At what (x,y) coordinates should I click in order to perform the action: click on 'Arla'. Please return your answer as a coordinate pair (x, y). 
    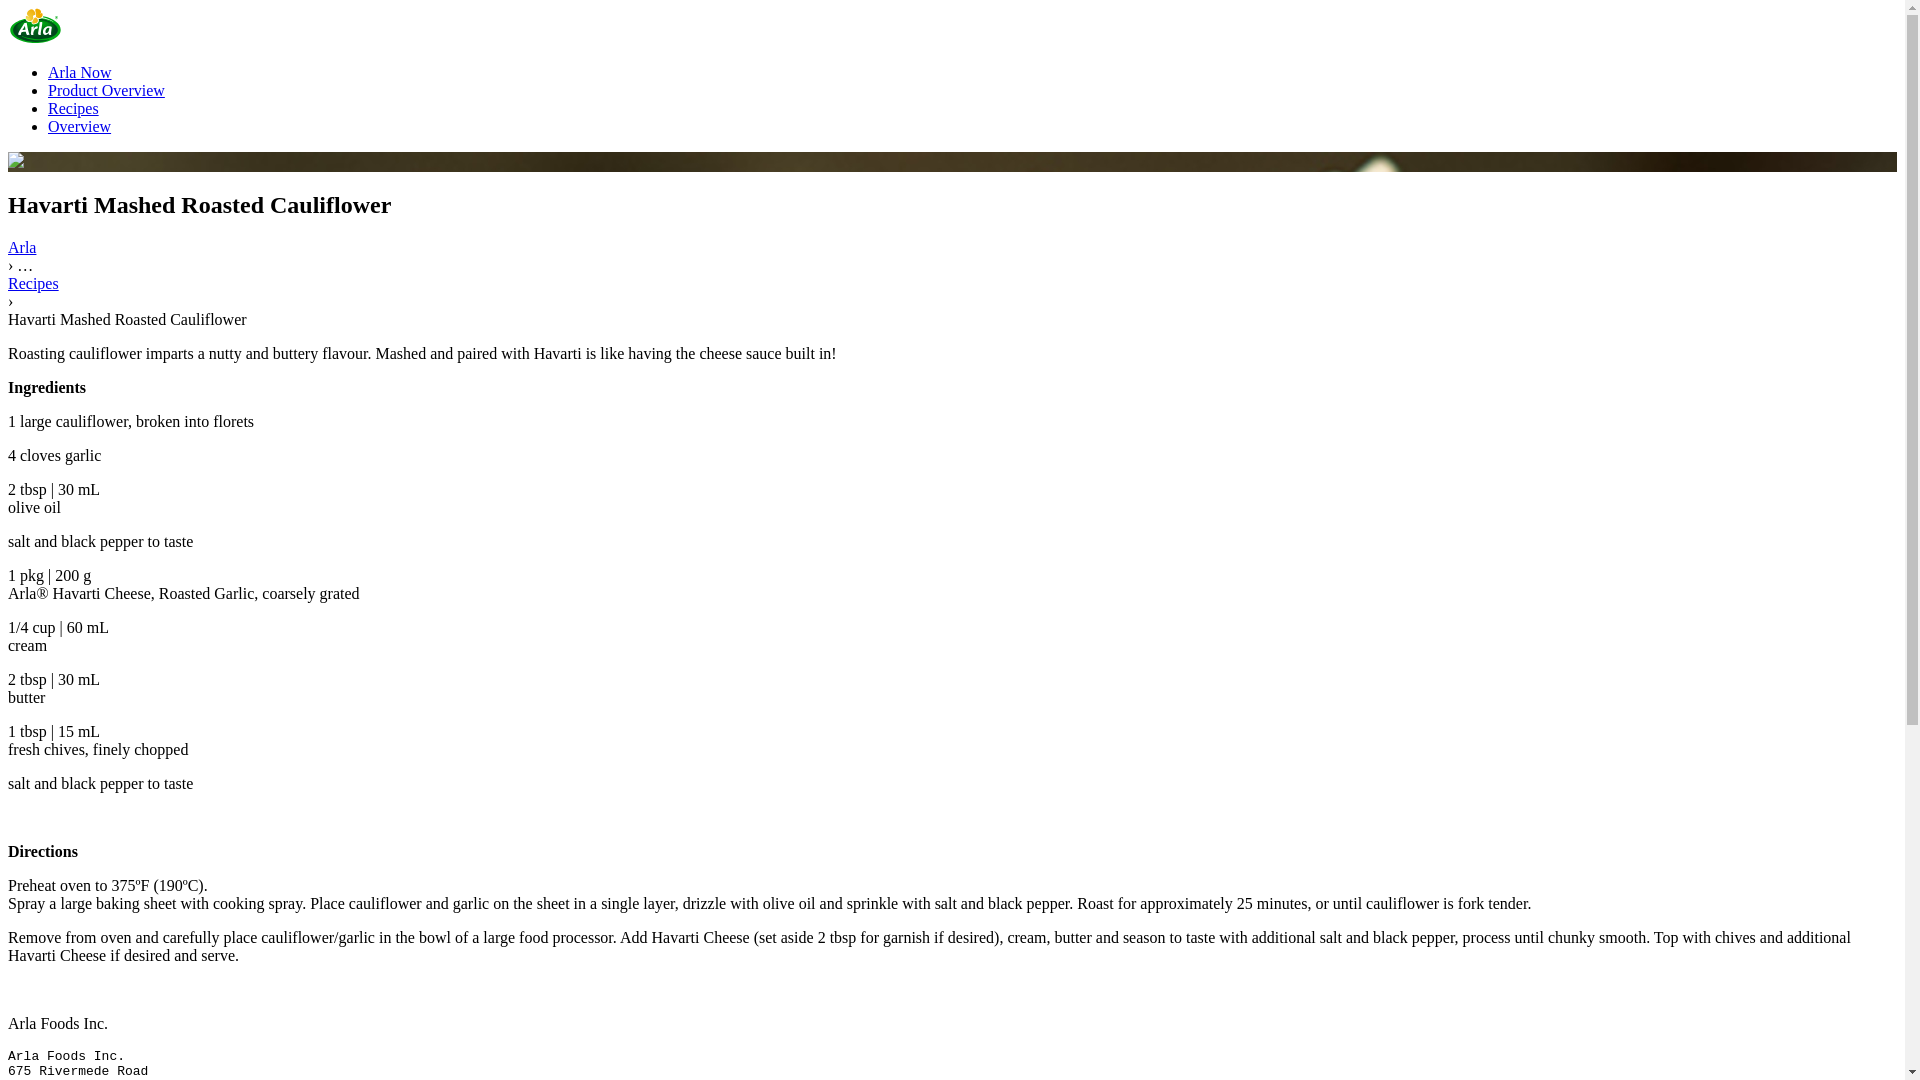
    Looking at the image, I should click on (22, 246).